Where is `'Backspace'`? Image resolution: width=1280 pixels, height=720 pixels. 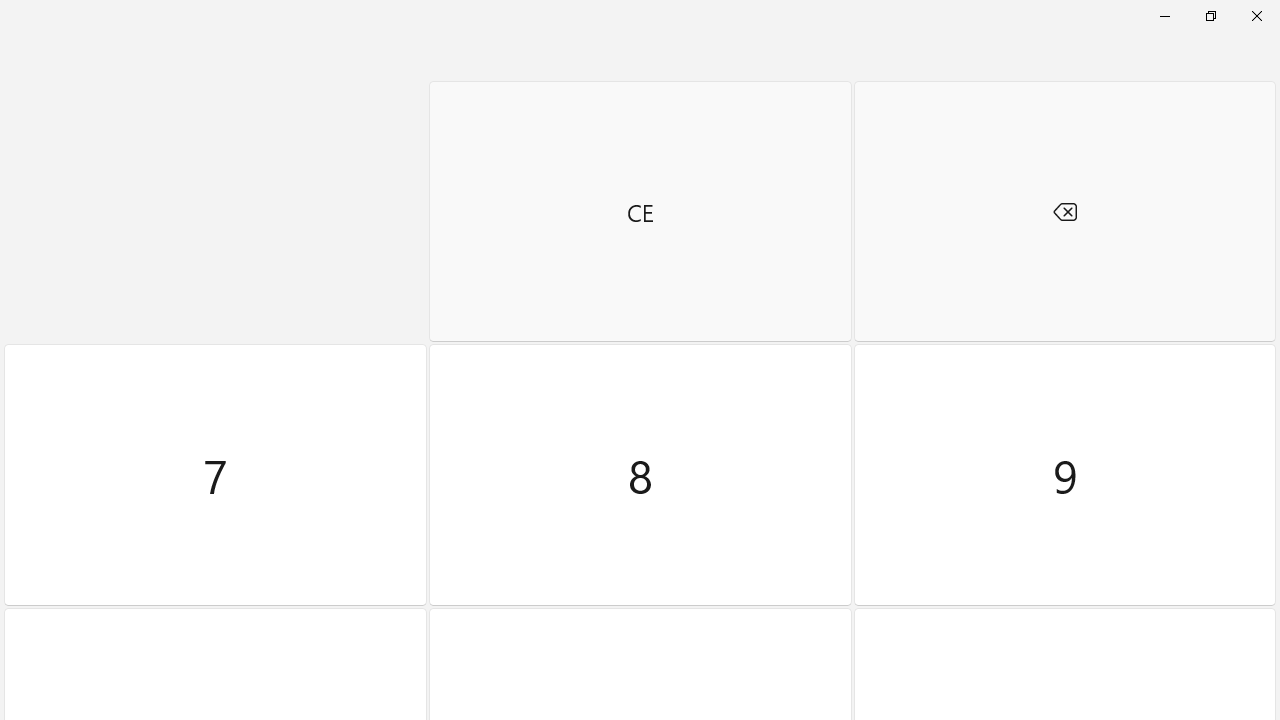 'Backspace' is located at coordinates (1063, 211).